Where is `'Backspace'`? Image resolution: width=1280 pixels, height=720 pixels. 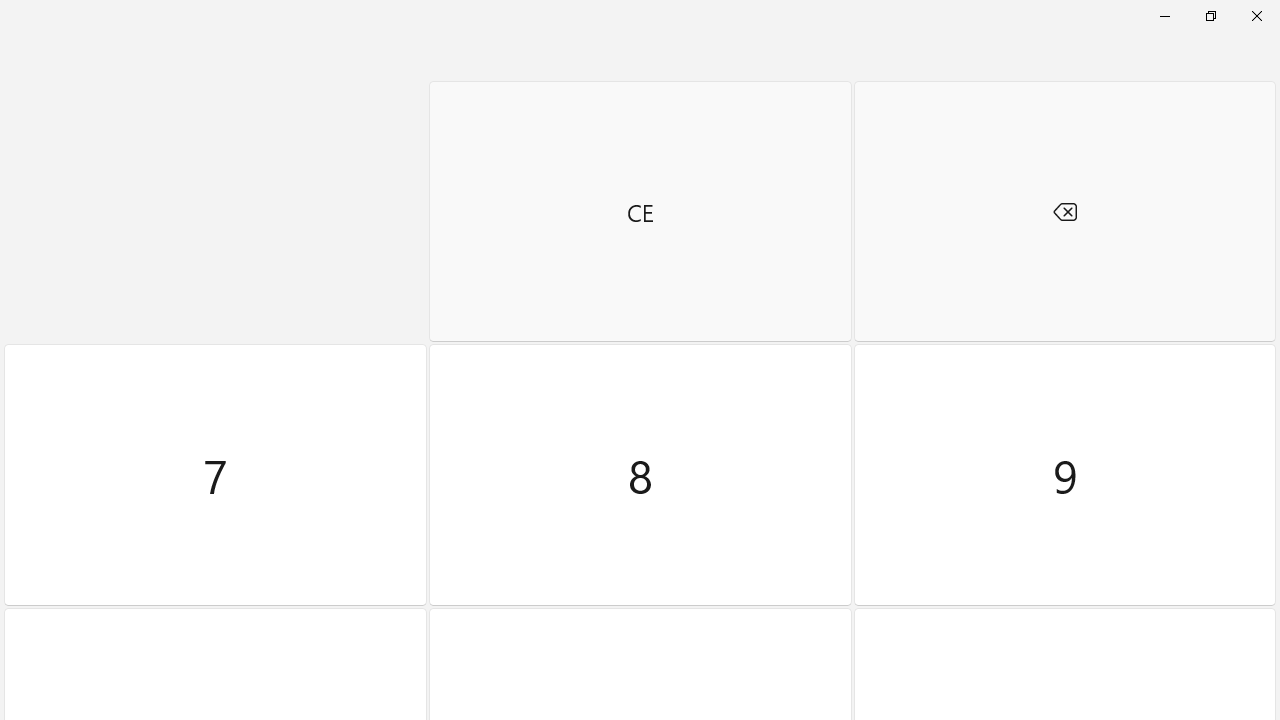 'Backspace' is located at coordinates (1063, 211).